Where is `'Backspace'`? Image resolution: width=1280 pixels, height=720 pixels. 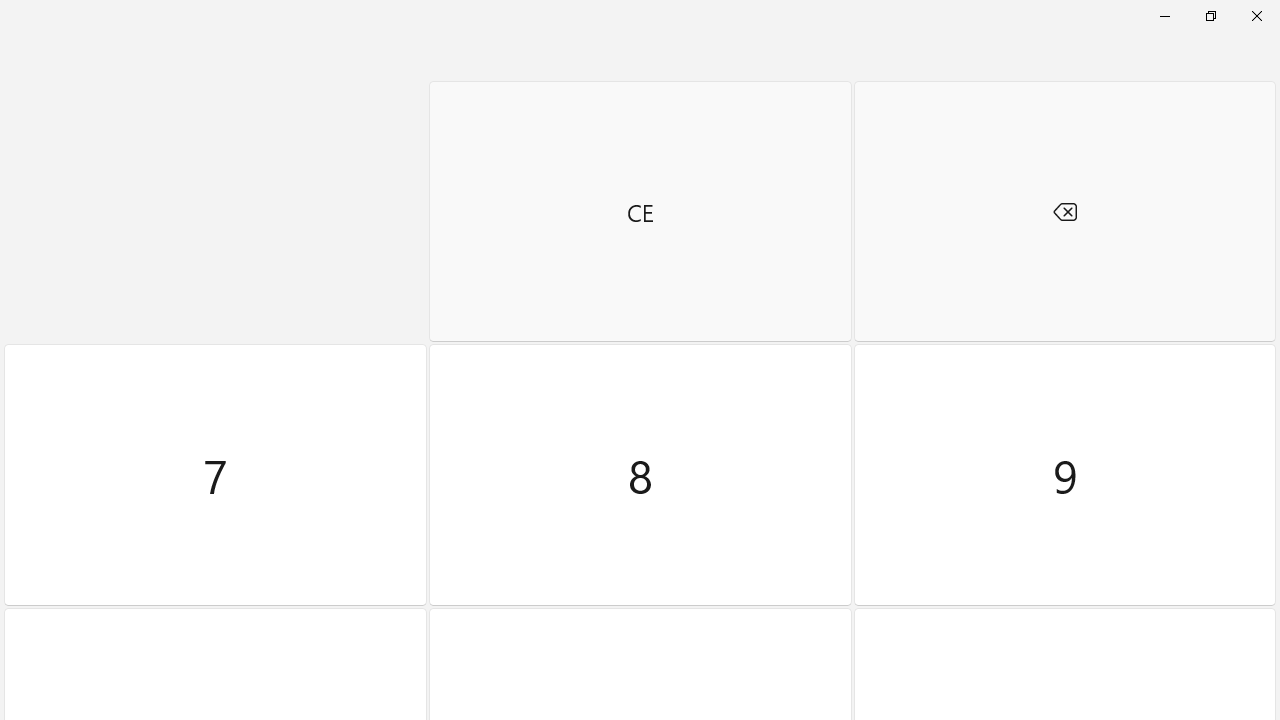 'Backspace' is located at coordinates (1063, 211).